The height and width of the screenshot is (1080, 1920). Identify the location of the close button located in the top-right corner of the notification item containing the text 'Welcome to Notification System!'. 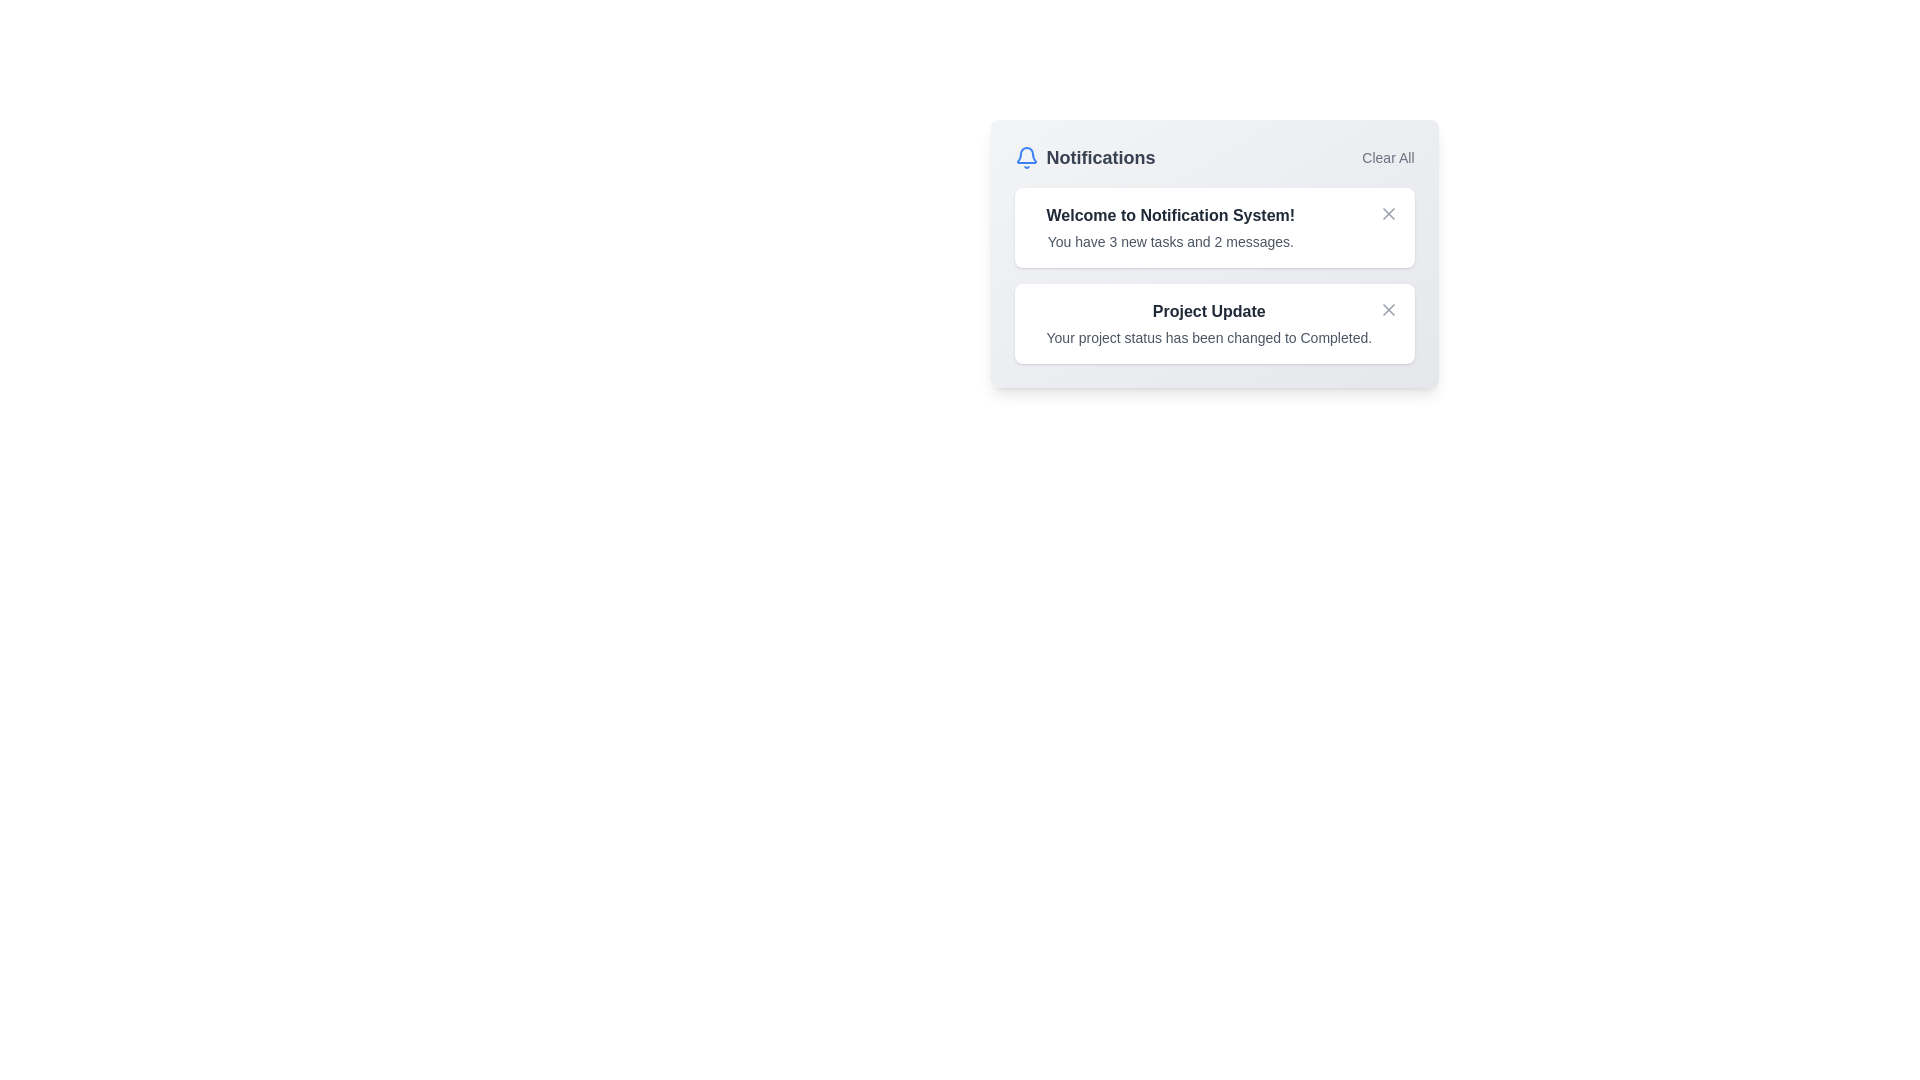
(1387, 213).